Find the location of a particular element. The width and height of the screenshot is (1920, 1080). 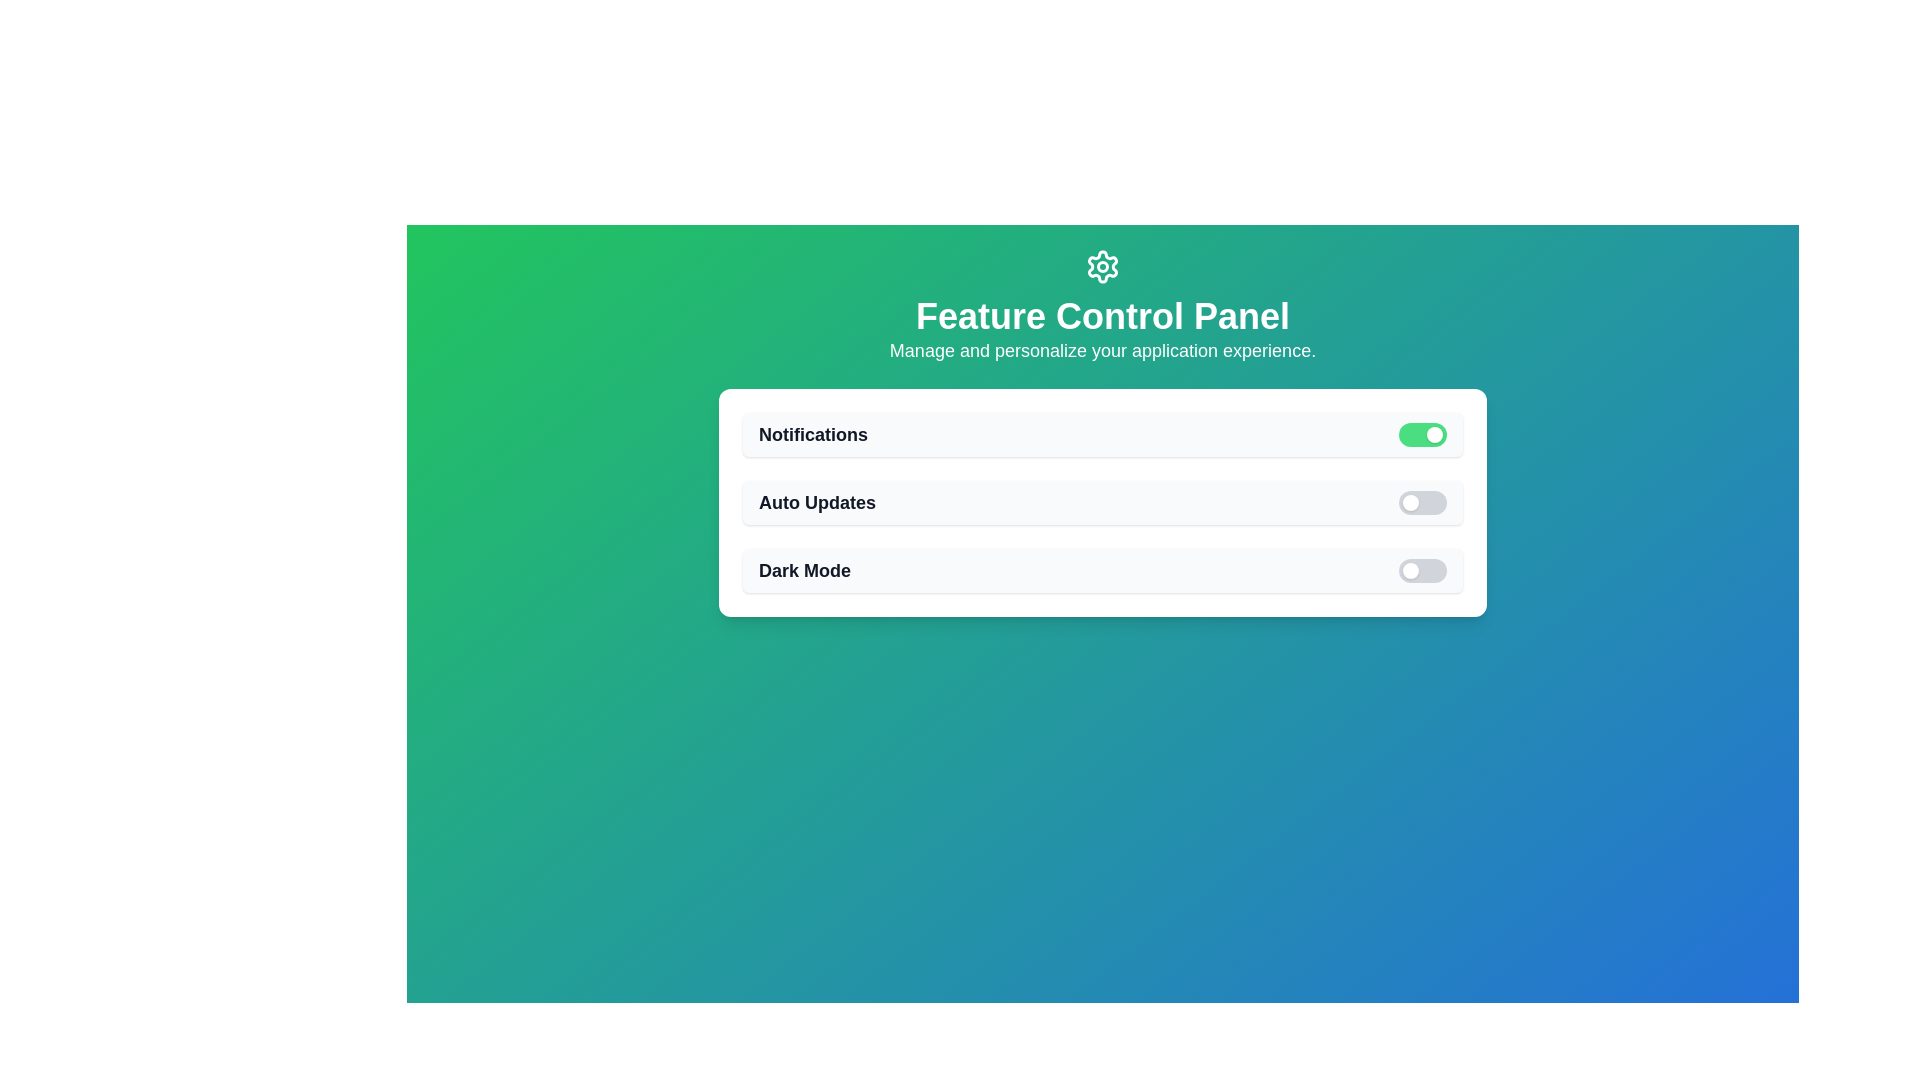

the toggle switch for 'Auto Updates' feature in the Feature Control Panel to focus on it is located at coordinates (1102, 501).